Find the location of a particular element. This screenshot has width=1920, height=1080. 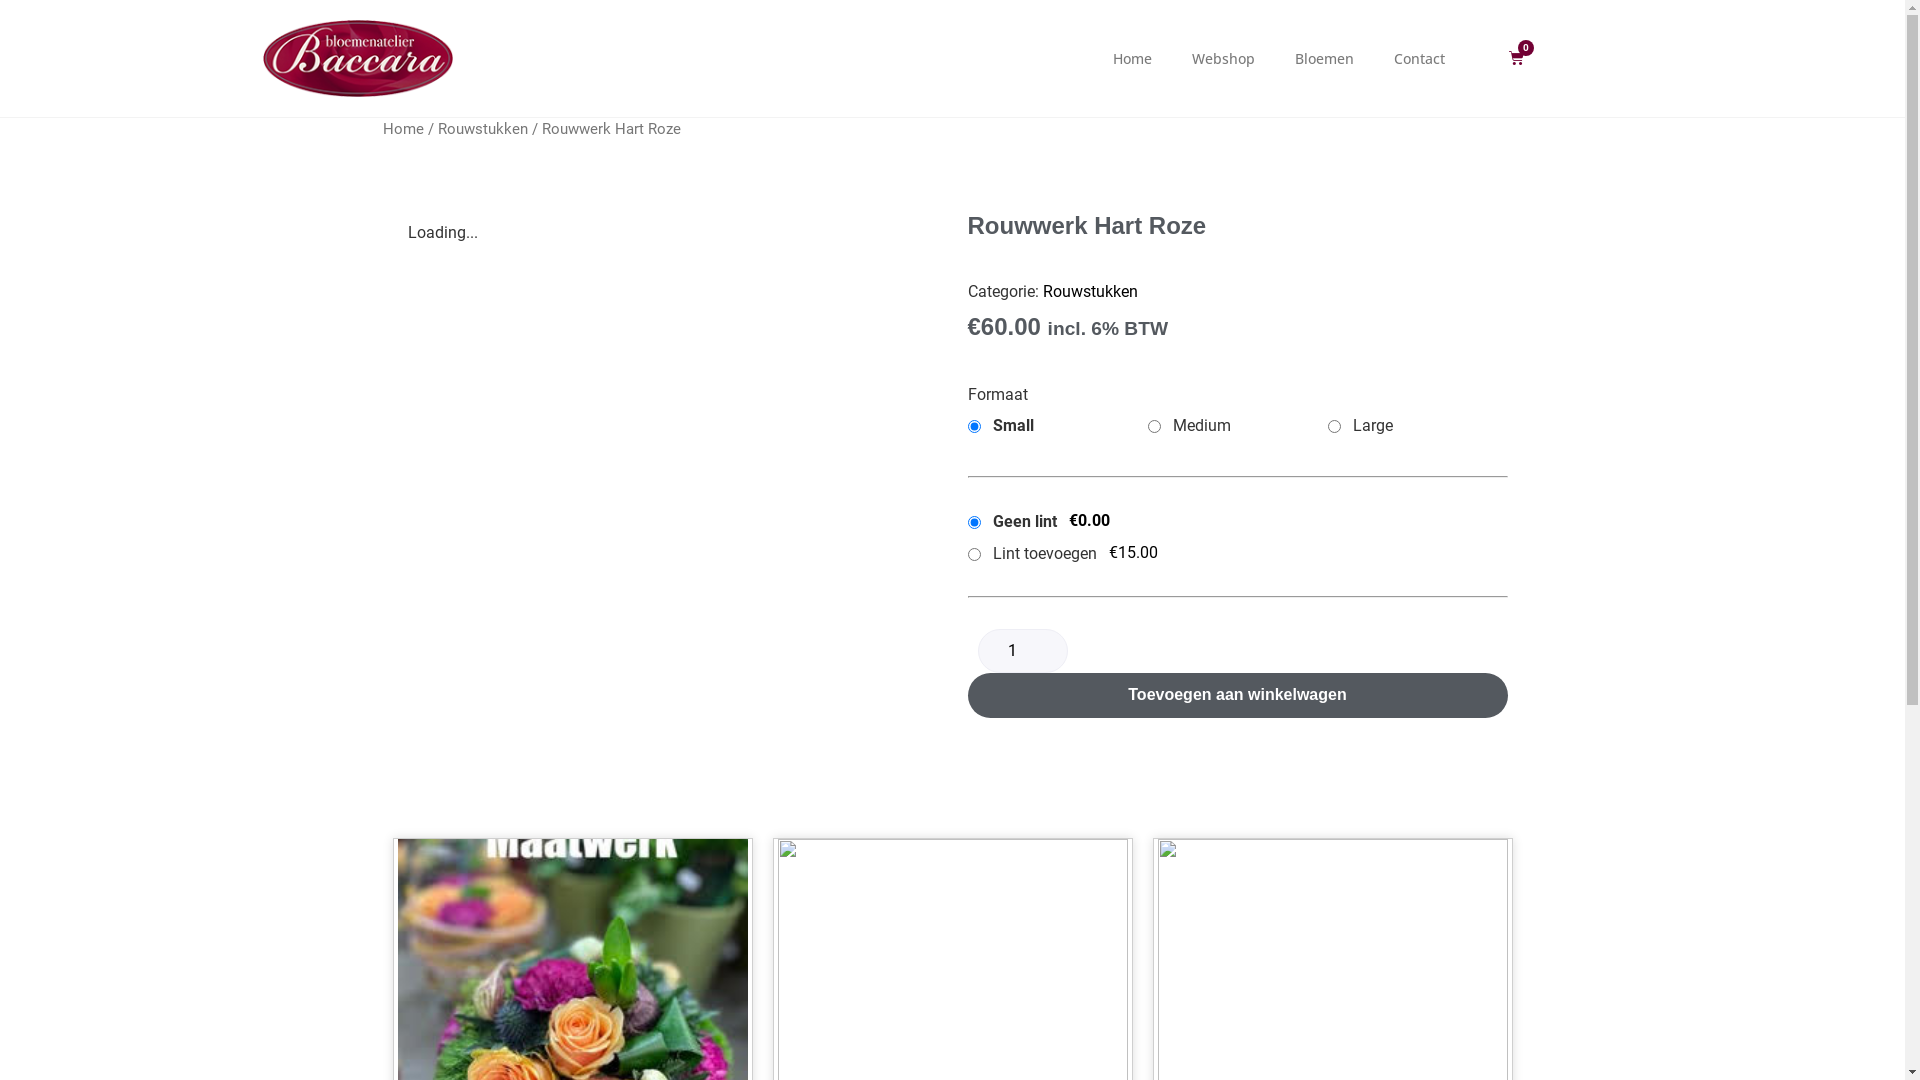

'Home' is located at coordinates (1132, 57).